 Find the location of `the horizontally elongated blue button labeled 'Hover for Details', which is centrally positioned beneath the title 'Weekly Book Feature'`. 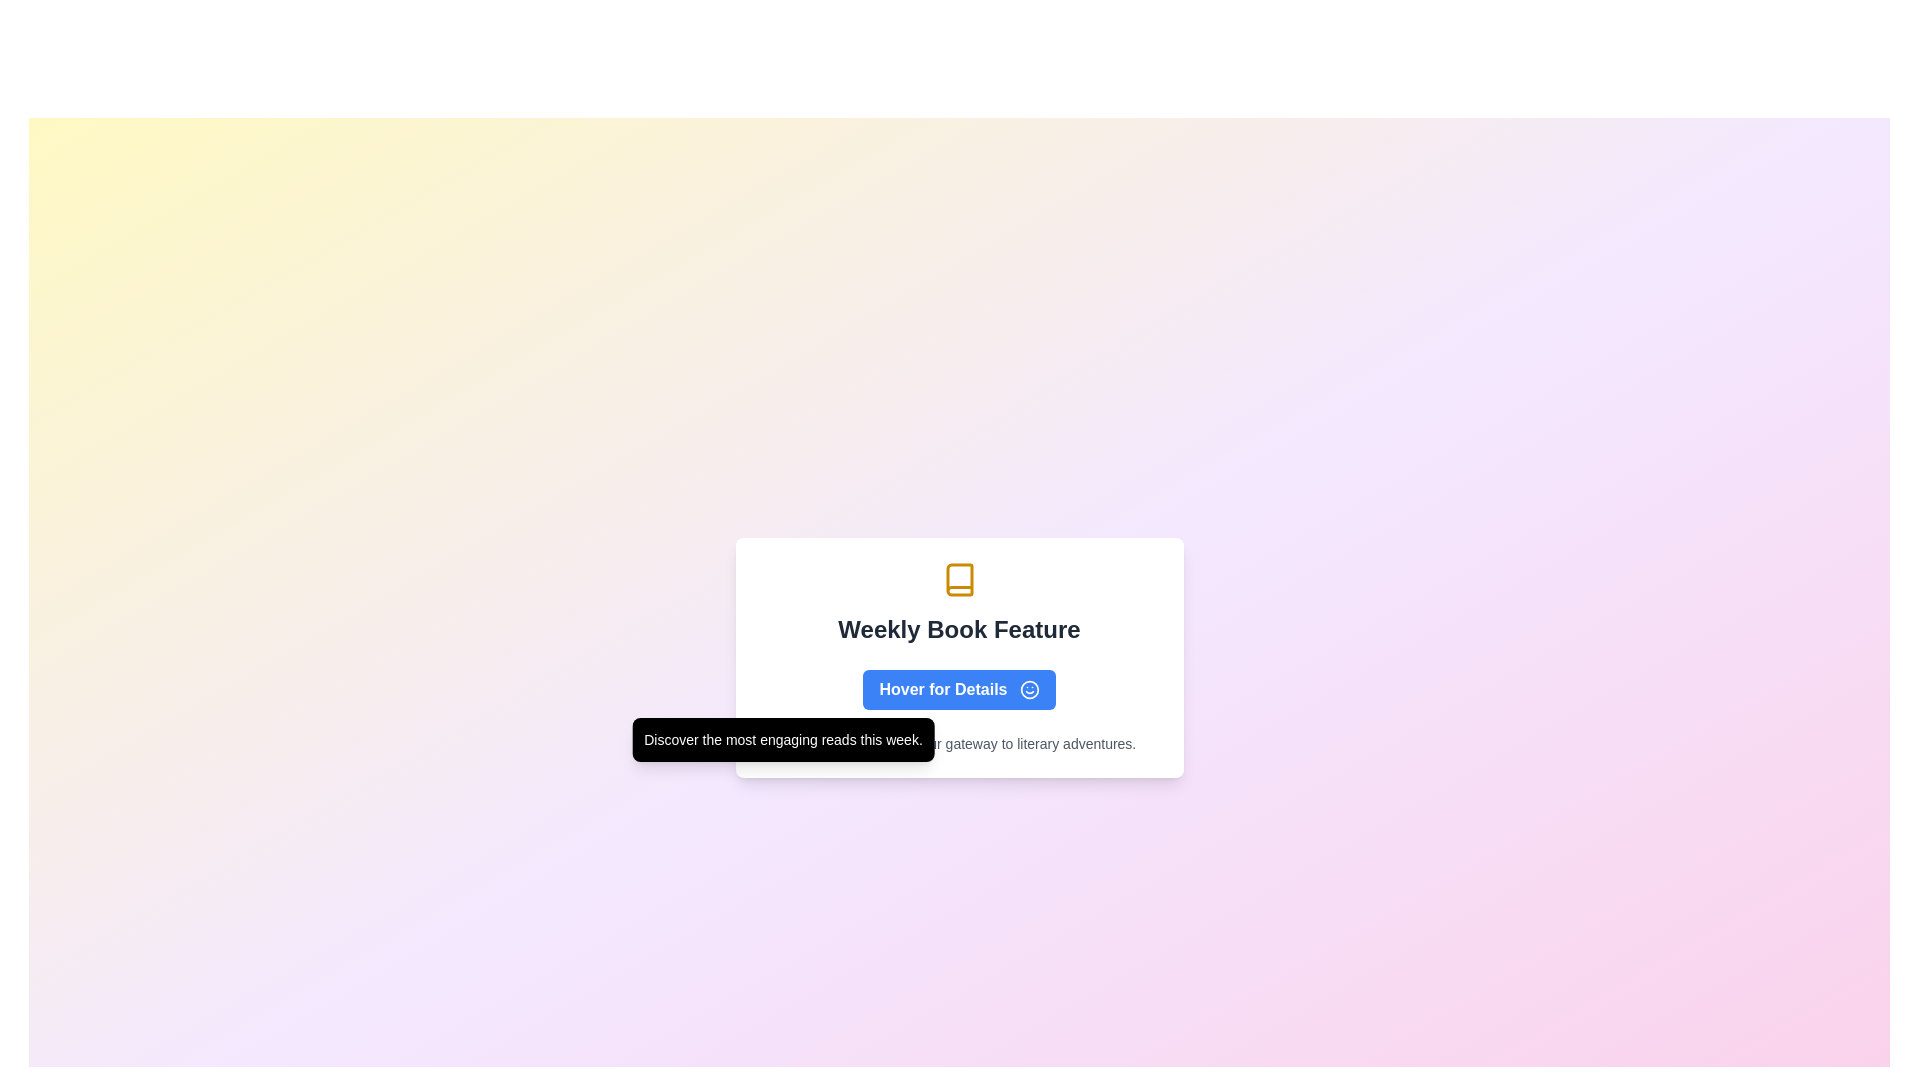

the horizontally elongated blue button labeled 'Hover for Details', which is centrally positioned beneath the title 'Weekly Book Feature' is located at coordinates (958, 689).